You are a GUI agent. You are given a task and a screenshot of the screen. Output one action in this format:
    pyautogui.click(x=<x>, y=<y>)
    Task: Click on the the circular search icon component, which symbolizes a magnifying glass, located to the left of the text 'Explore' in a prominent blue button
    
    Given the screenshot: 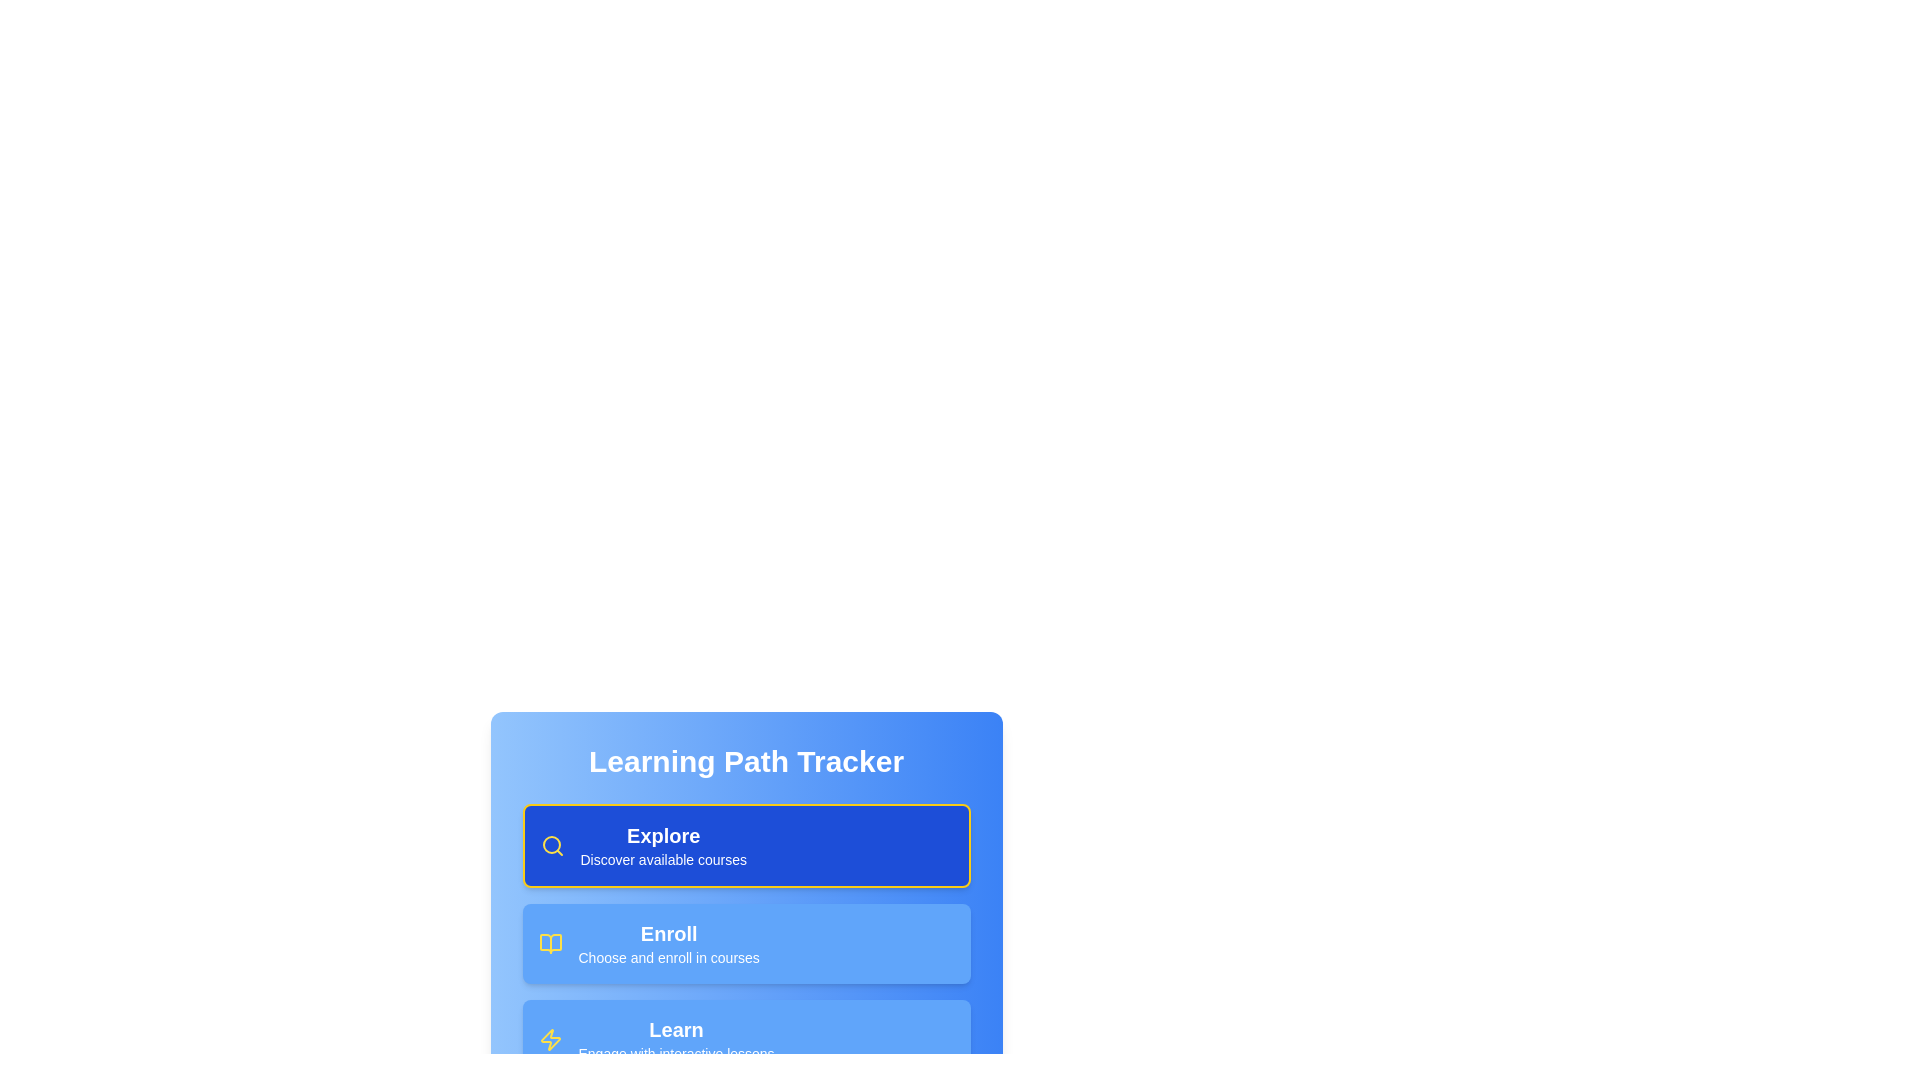 What is the action you would take?
    pyautogui.click(x=551, y=844)
    